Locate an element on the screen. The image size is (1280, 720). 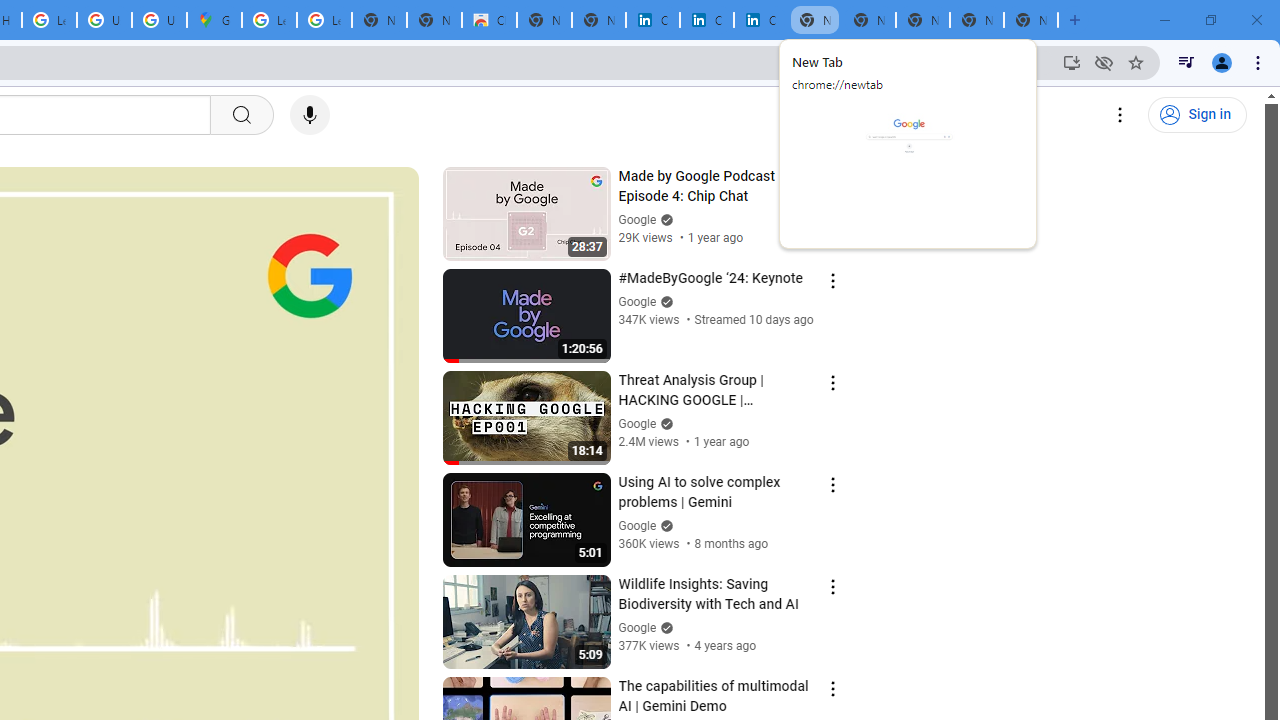
'Install YouTube' is located at coordinates (1071, 61).